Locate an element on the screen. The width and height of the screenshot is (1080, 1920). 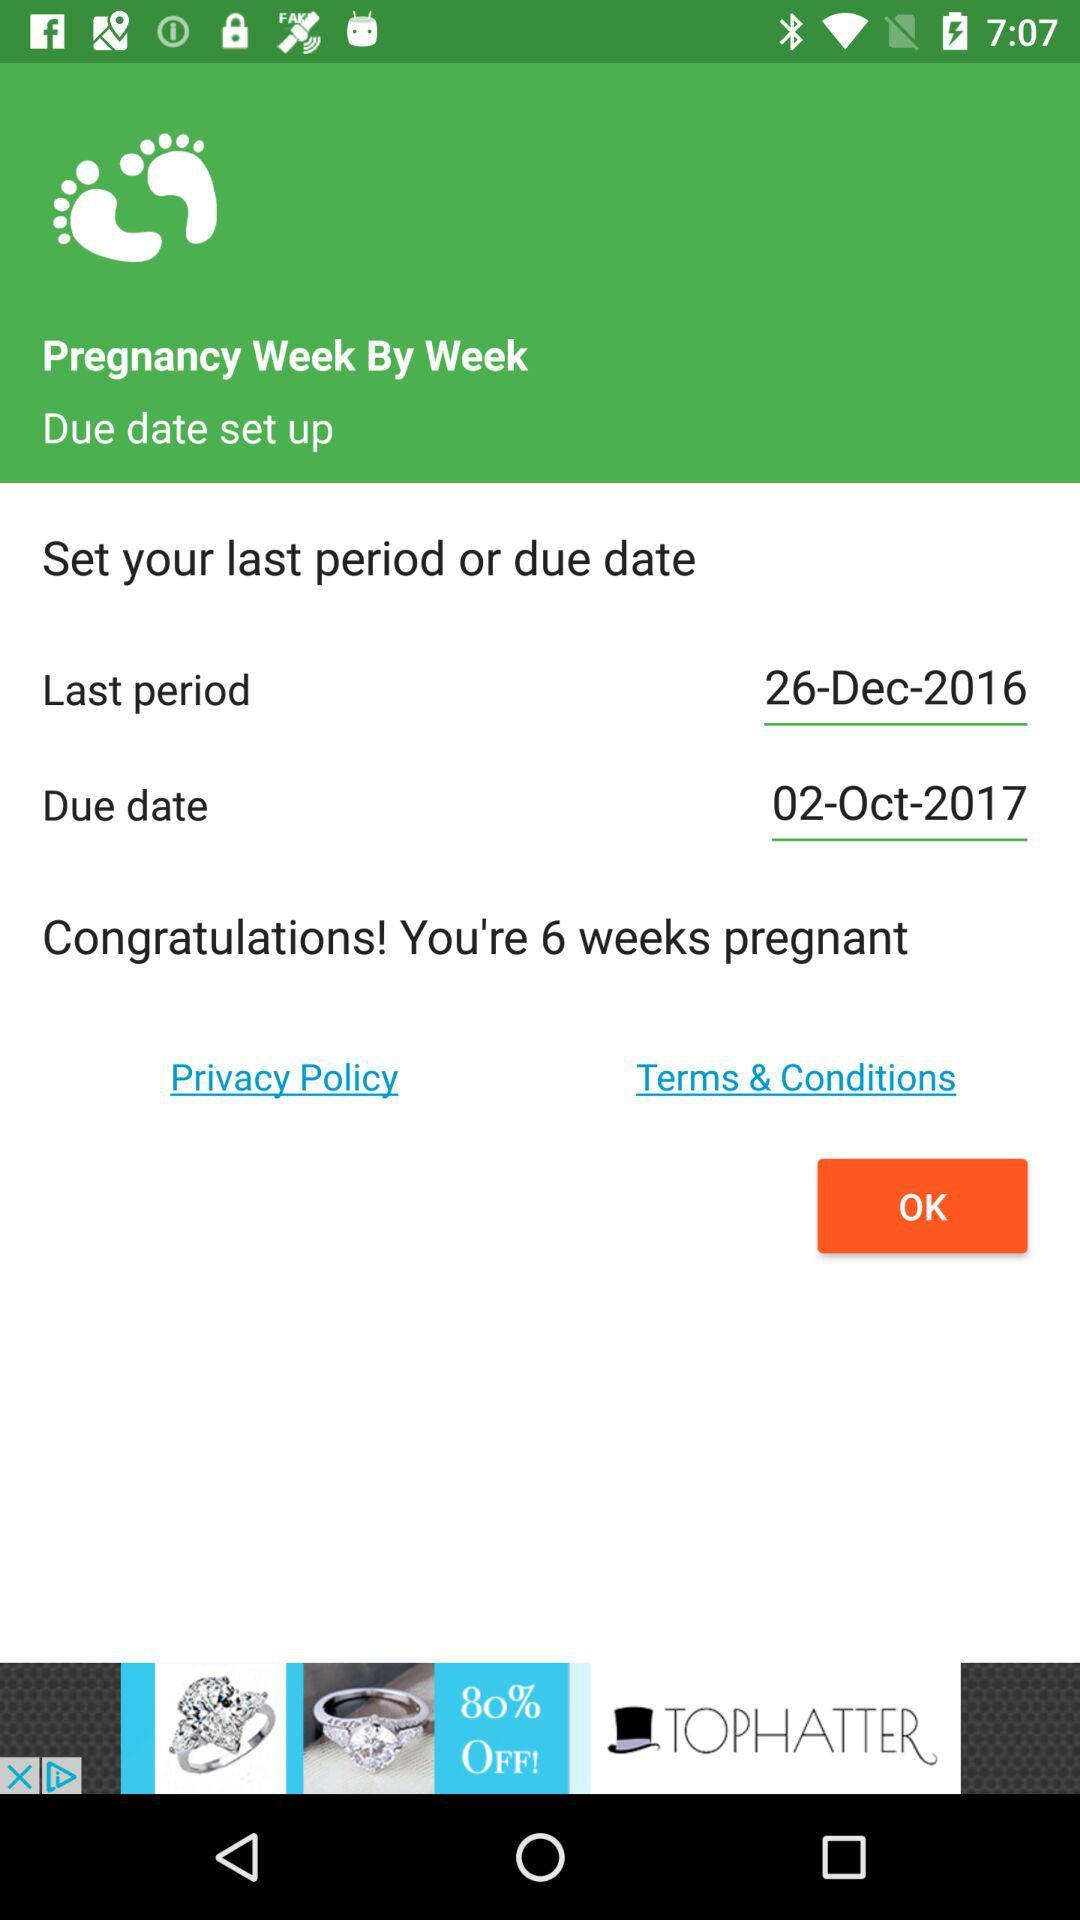
advertisement link is located at coordinates (540, 1727).